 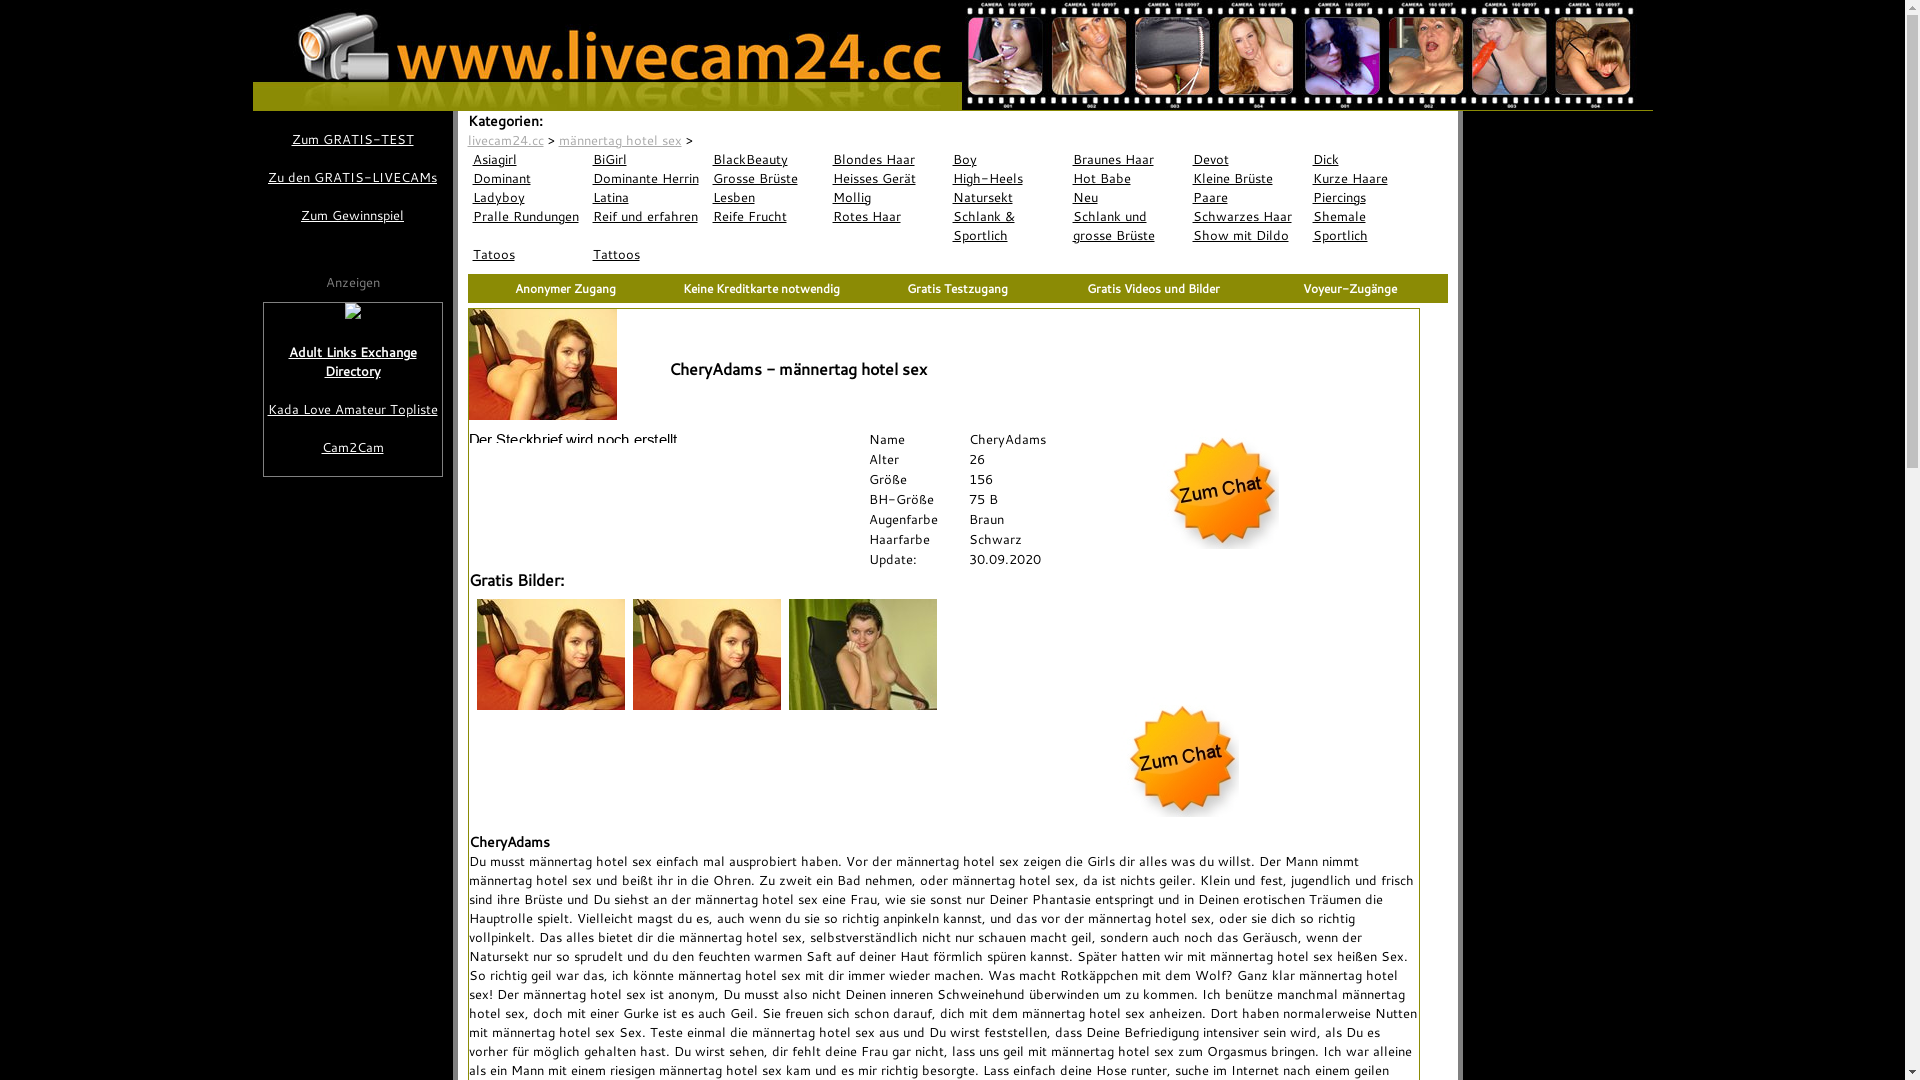 What do you see at coordinates (767, 216) in the screenshot?
I see `'Reife Frucht'` at bounding box center [767, 216].